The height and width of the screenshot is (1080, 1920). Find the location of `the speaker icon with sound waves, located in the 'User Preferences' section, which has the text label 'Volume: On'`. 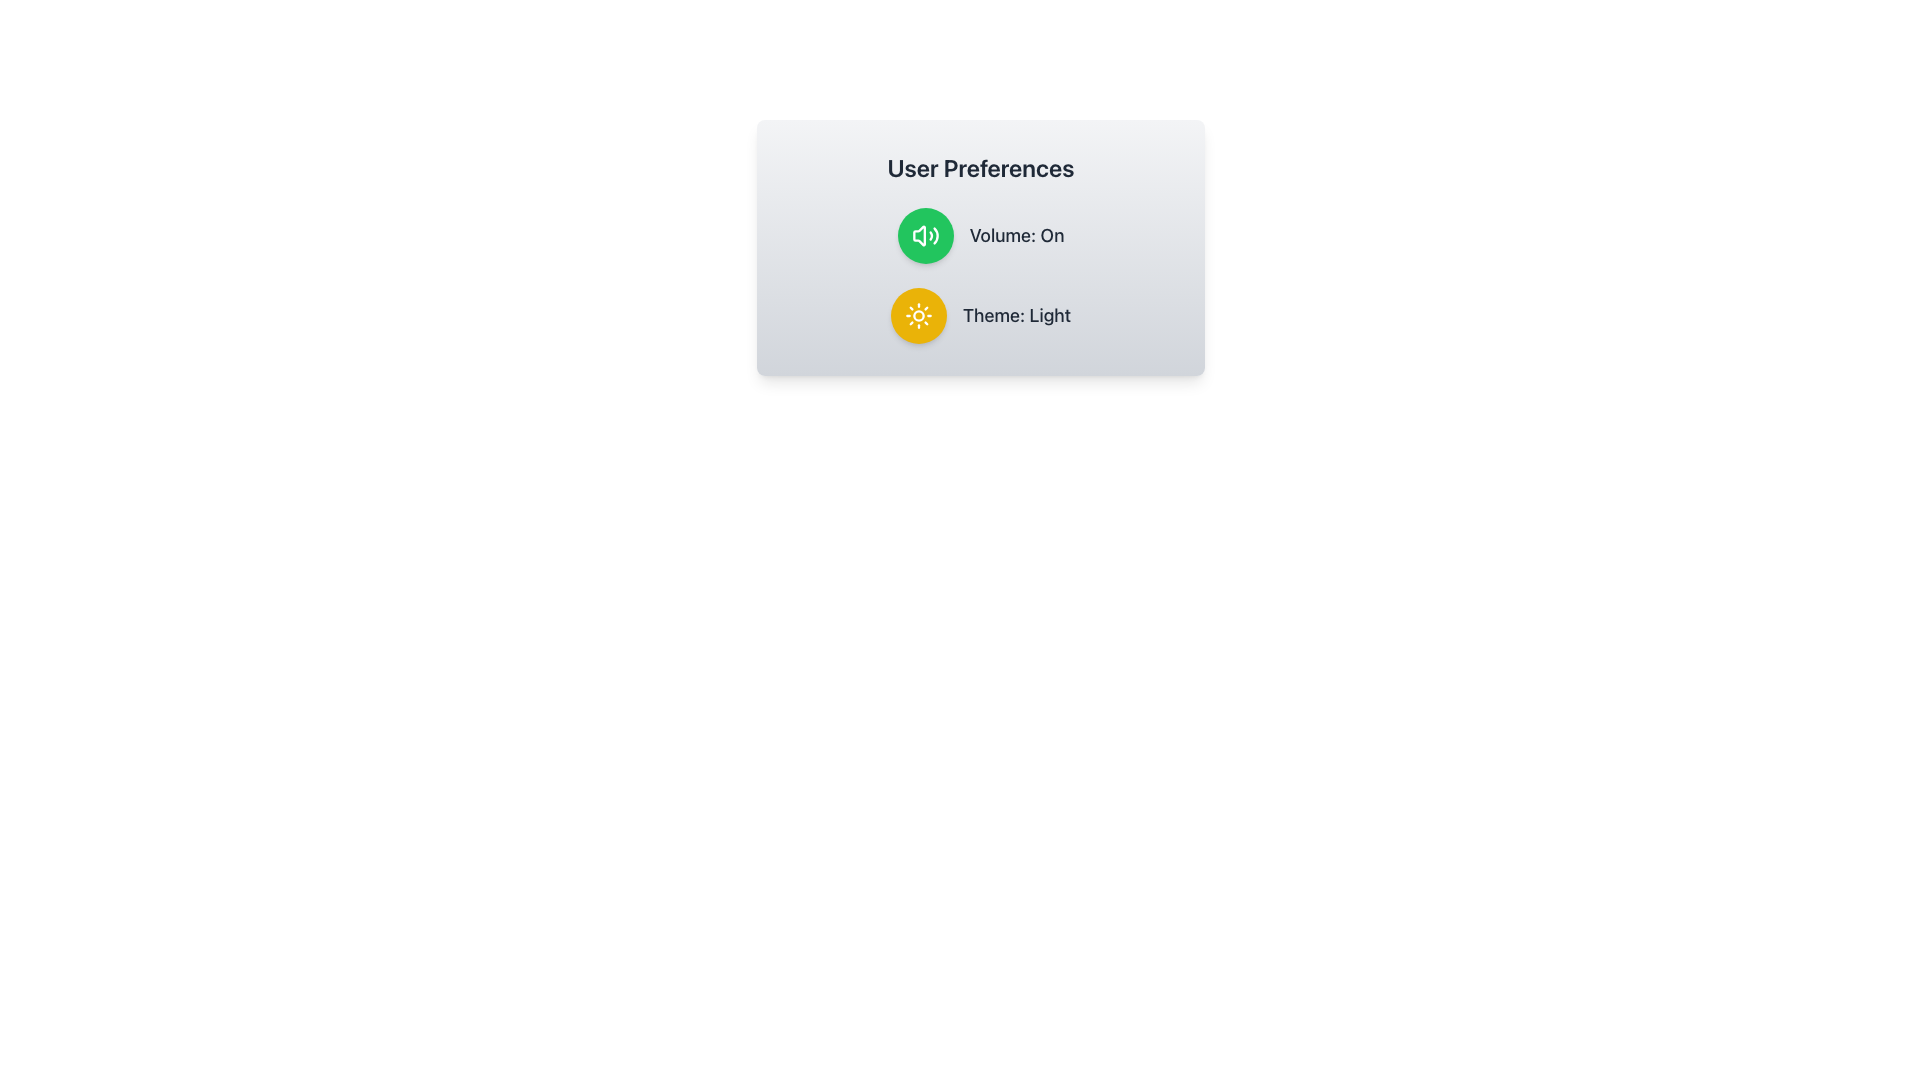

the speaker icon with sound waves, located in the 'User Preferences' section, which has the text label 'Volume: On' is located at coordinates (918, 234).